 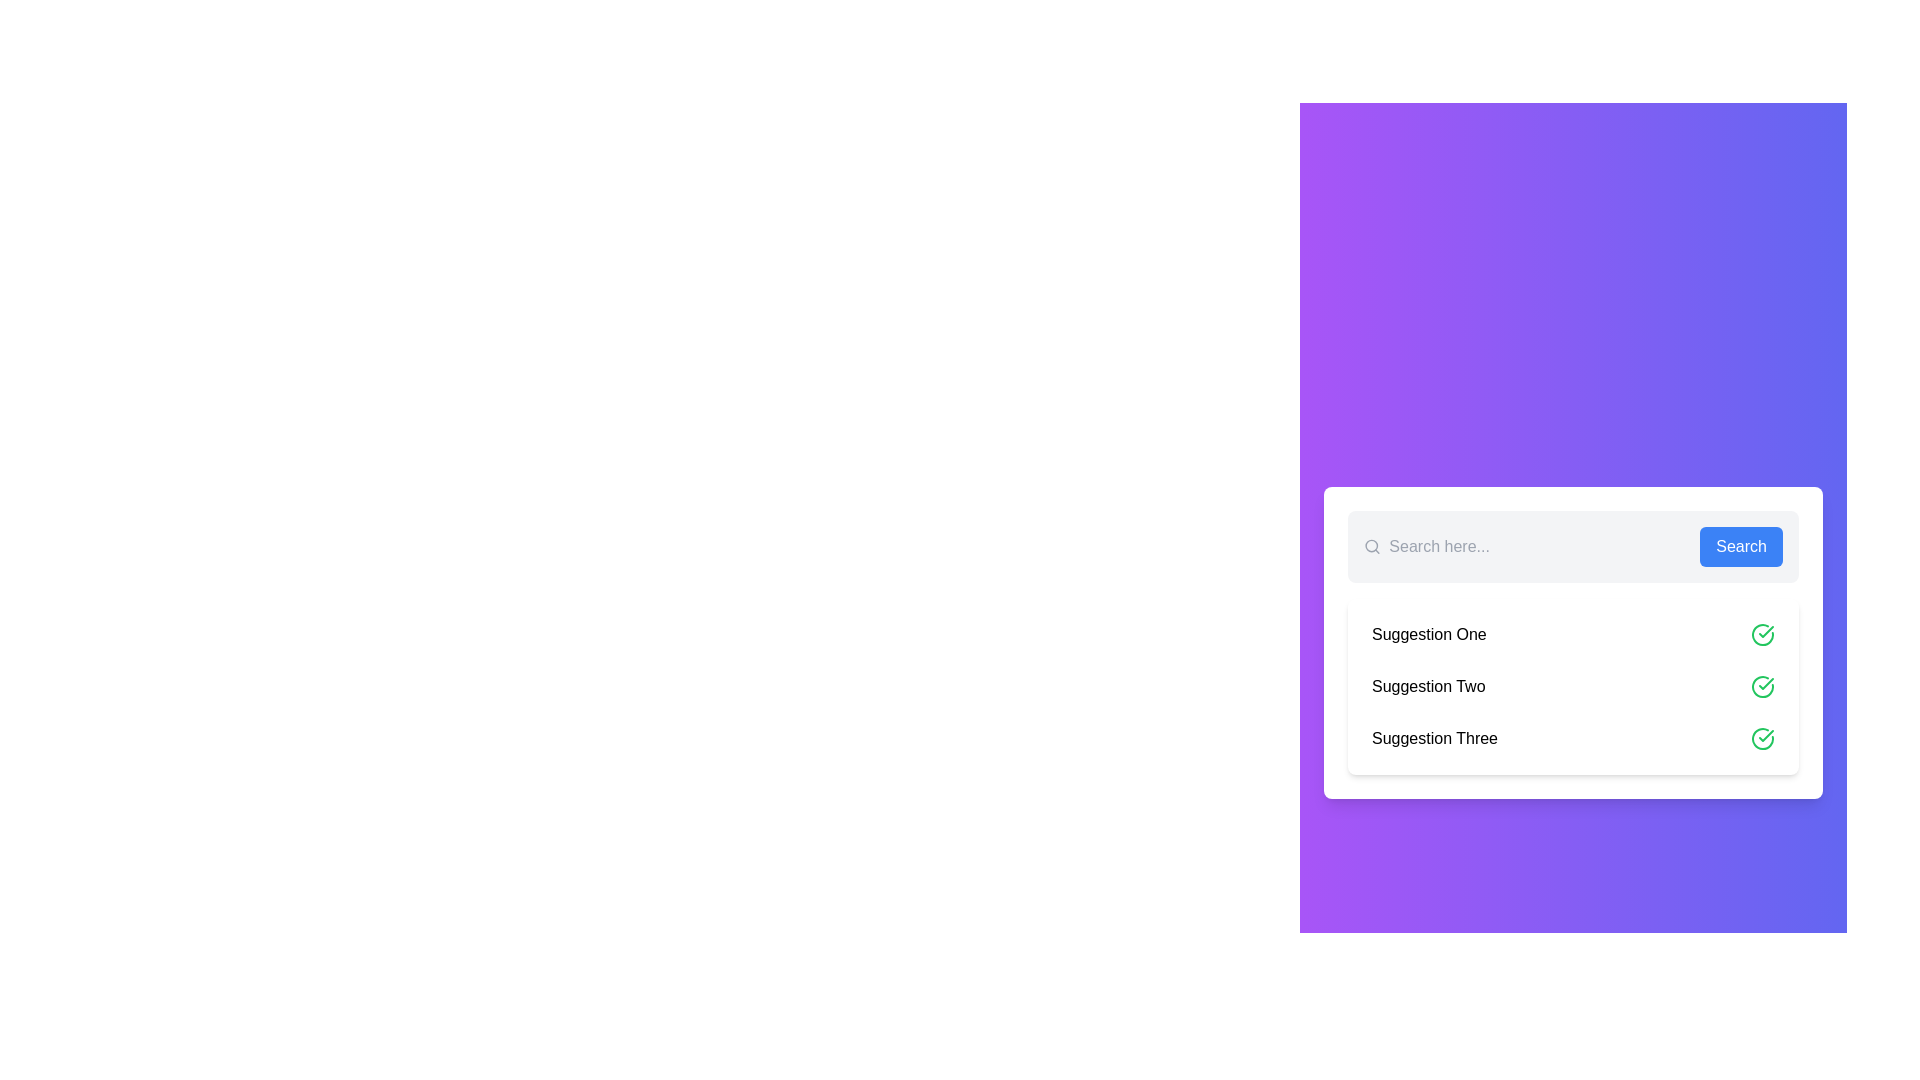 I want to click on on the first suggestion text label in the suggestion list, which is located, so click(x=1428, y=635).